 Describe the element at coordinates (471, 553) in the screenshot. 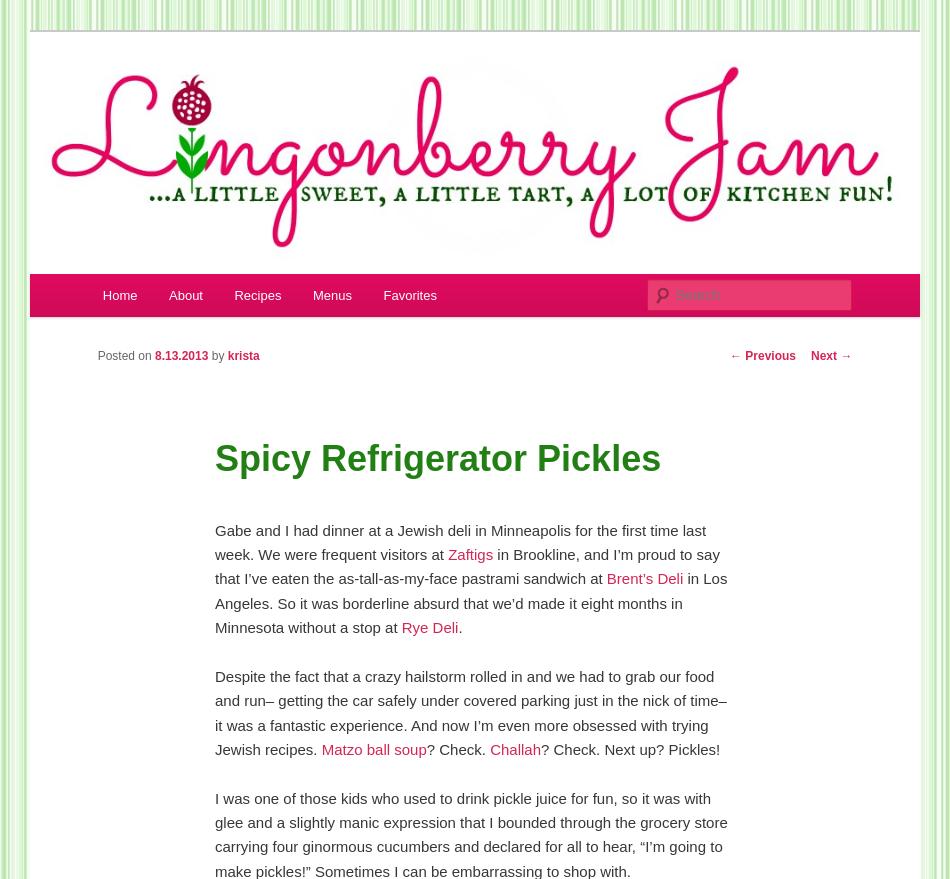

I see `'Zaftigs'` at that location.